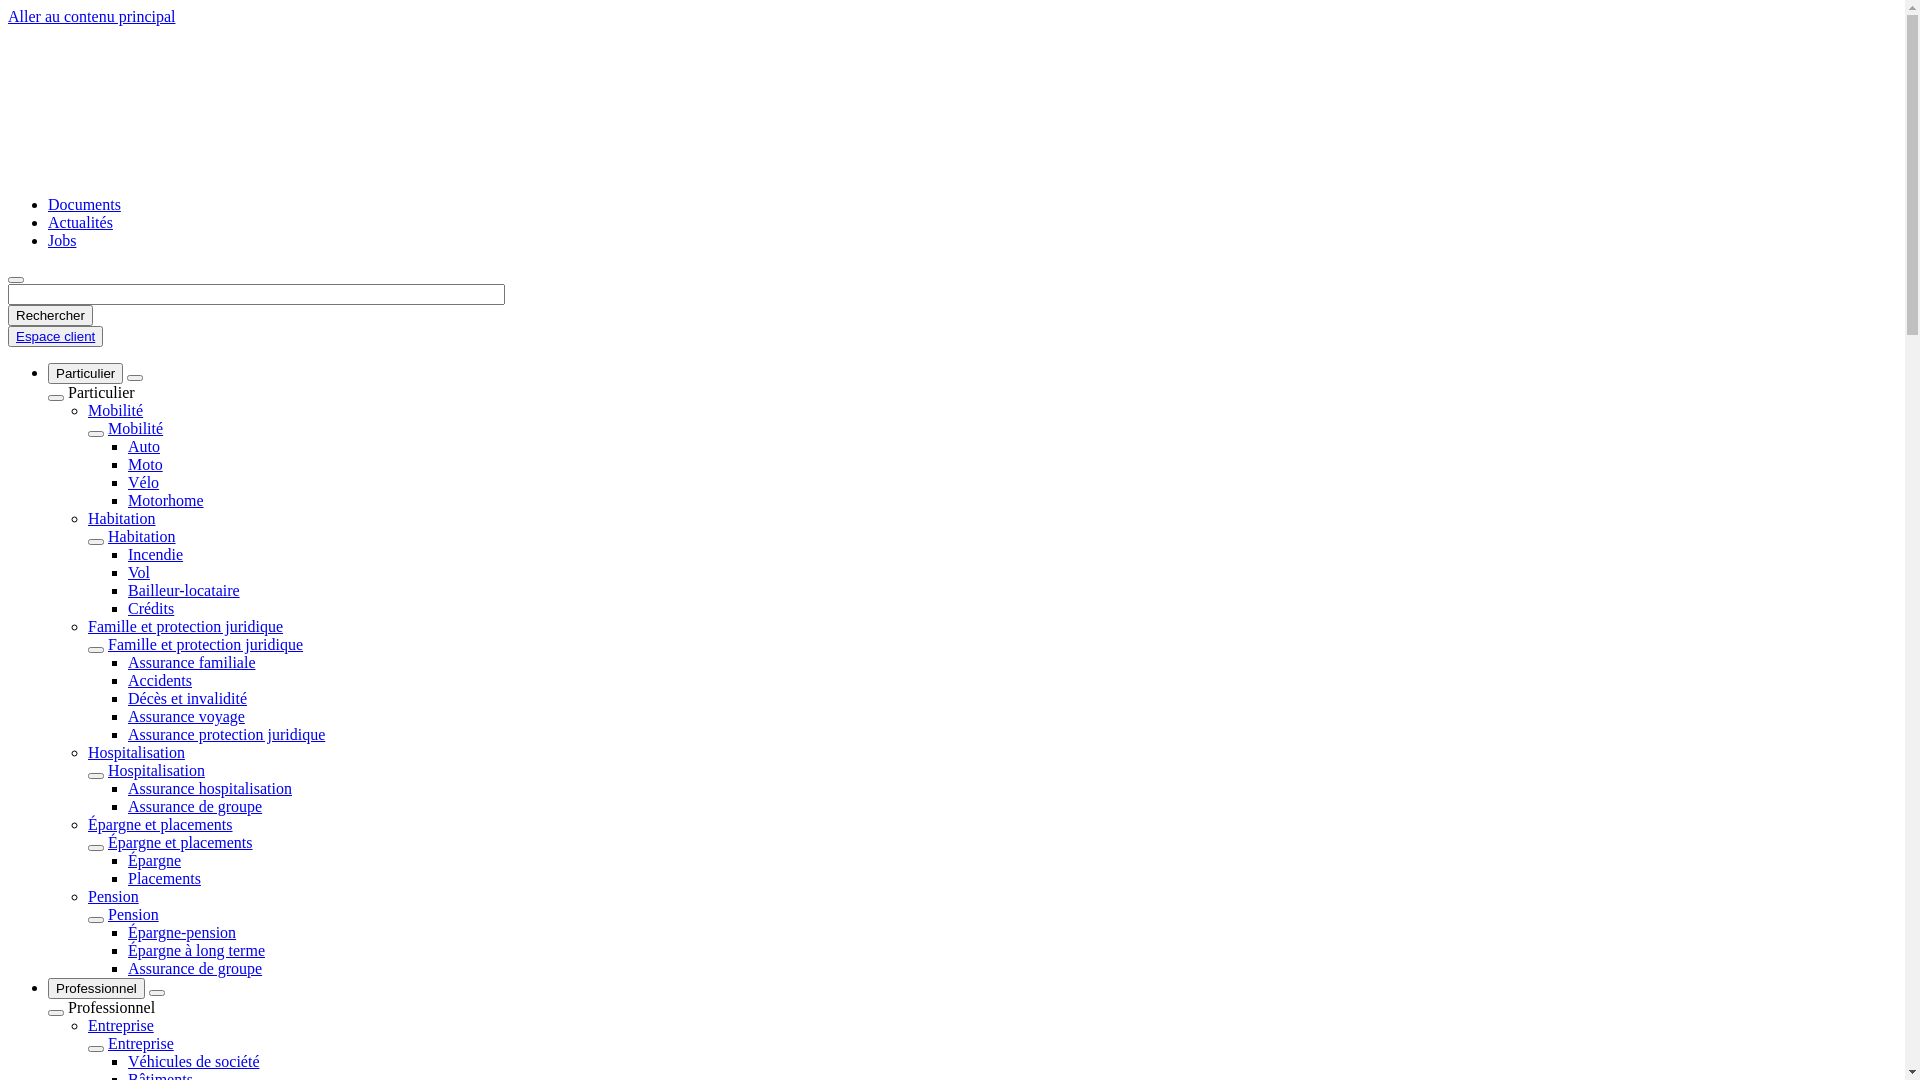 The height and width of the screenshot is (1080, 1920). What do you see at coordinates (186, 715) in the screenshot?
I see `'Assurance voyage'` at bounding box center [186, 715].